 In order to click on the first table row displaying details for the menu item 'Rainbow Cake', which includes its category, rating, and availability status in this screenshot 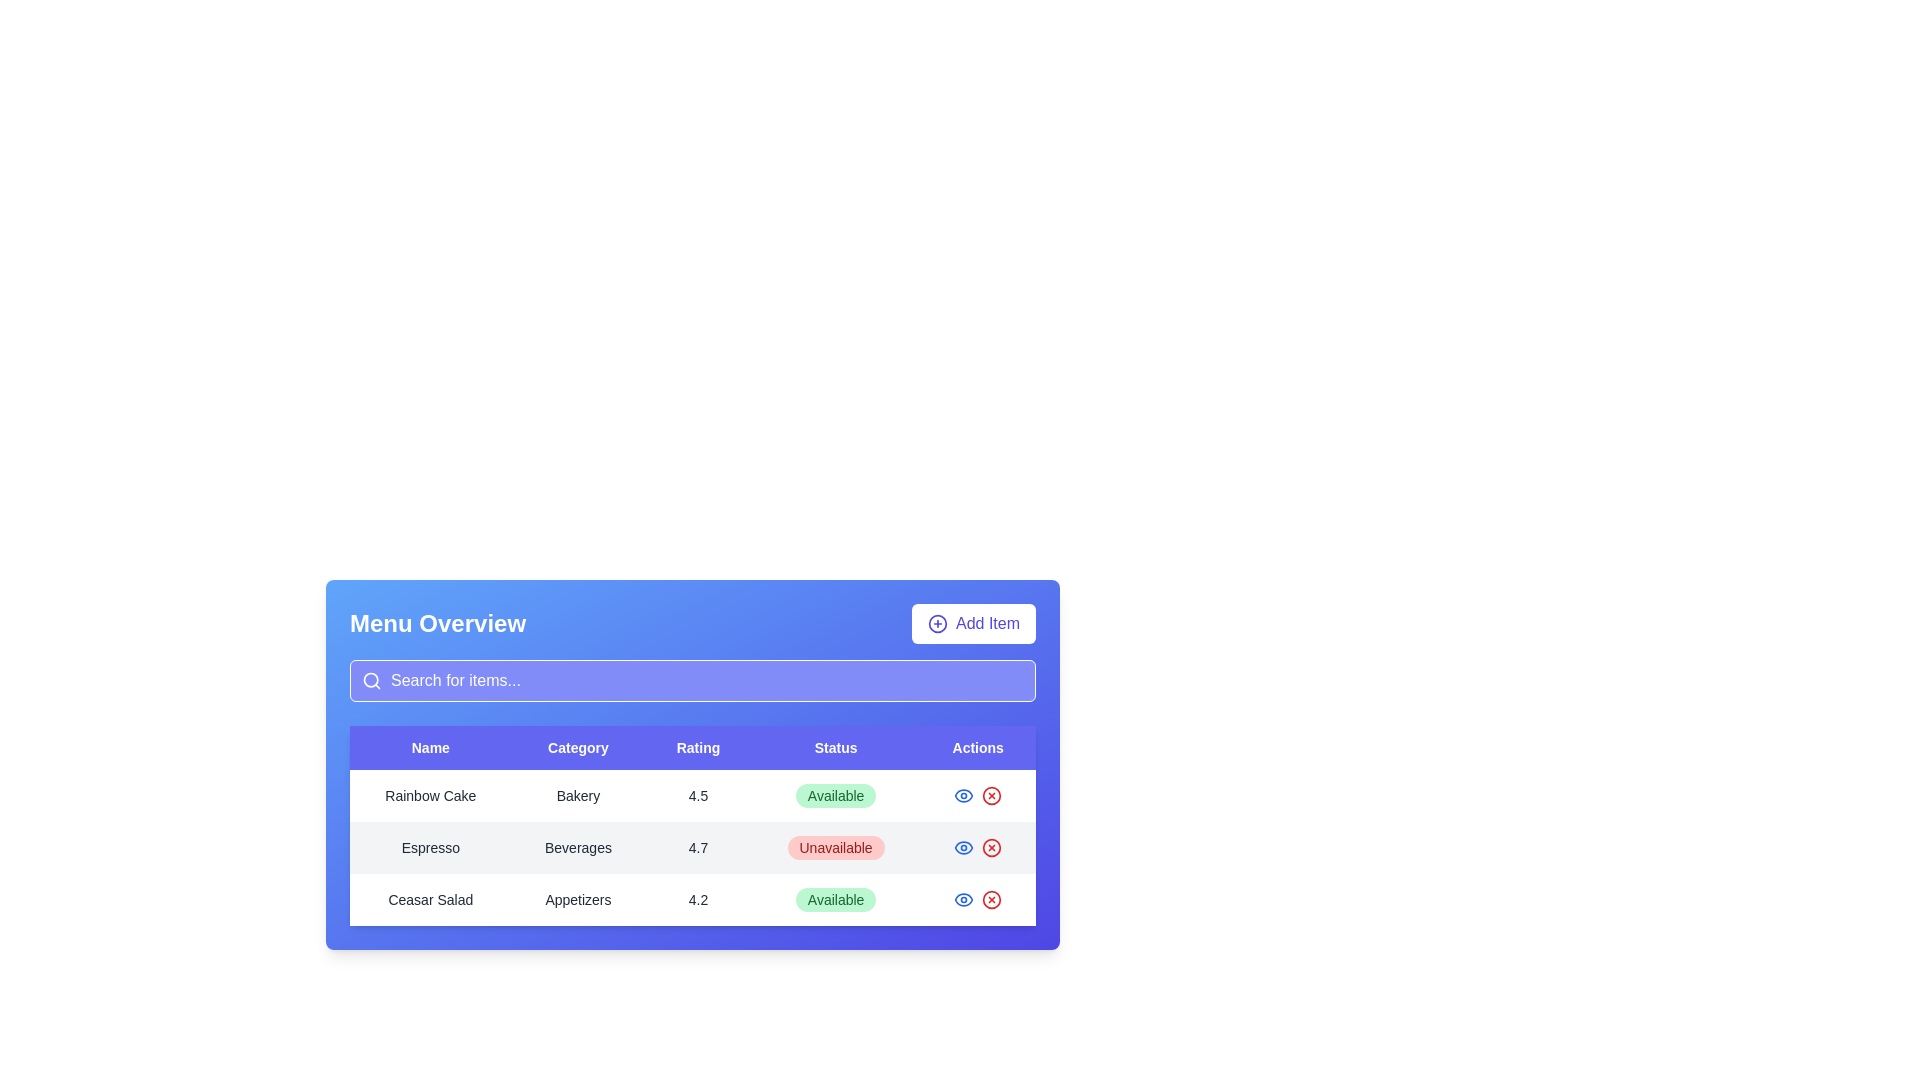, I will do `click(692, 794)`.